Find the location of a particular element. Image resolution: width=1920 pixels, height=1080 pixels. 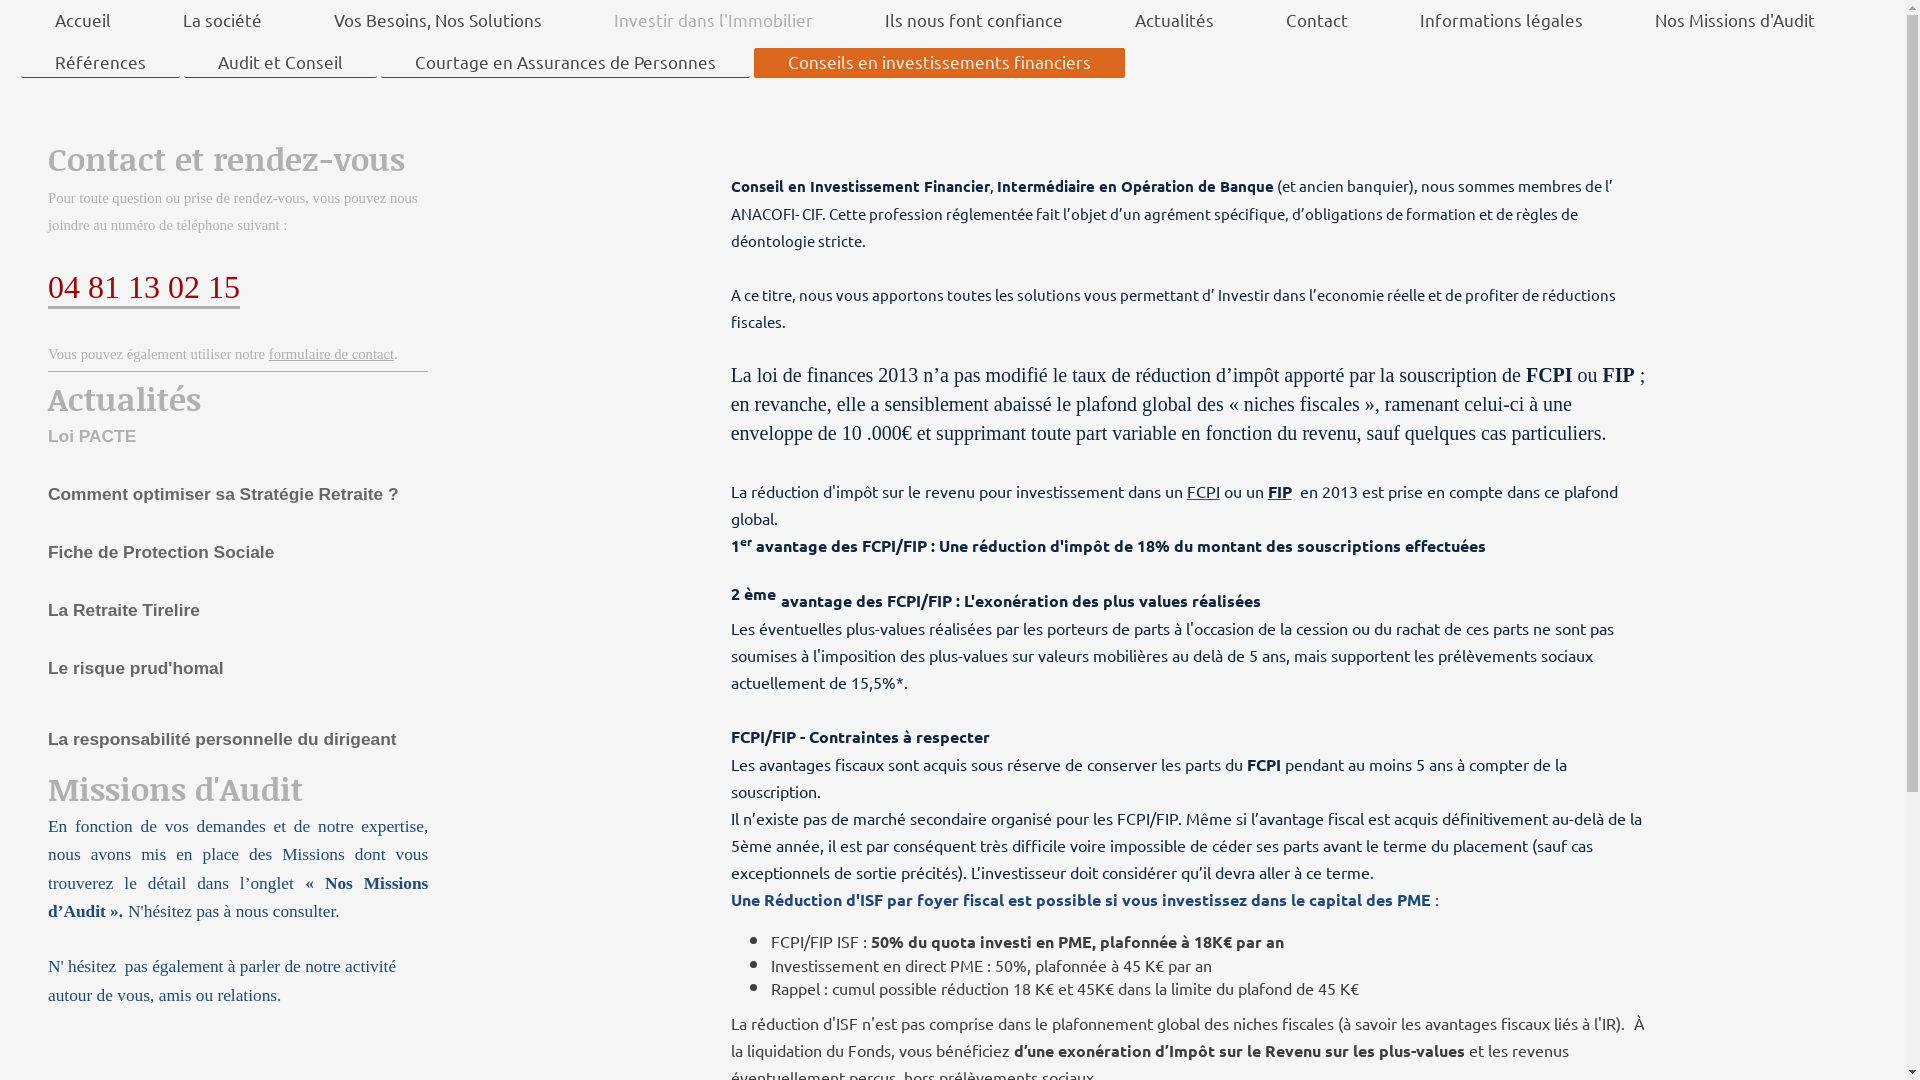

'Accueil' is located at coordinates (81, 20).